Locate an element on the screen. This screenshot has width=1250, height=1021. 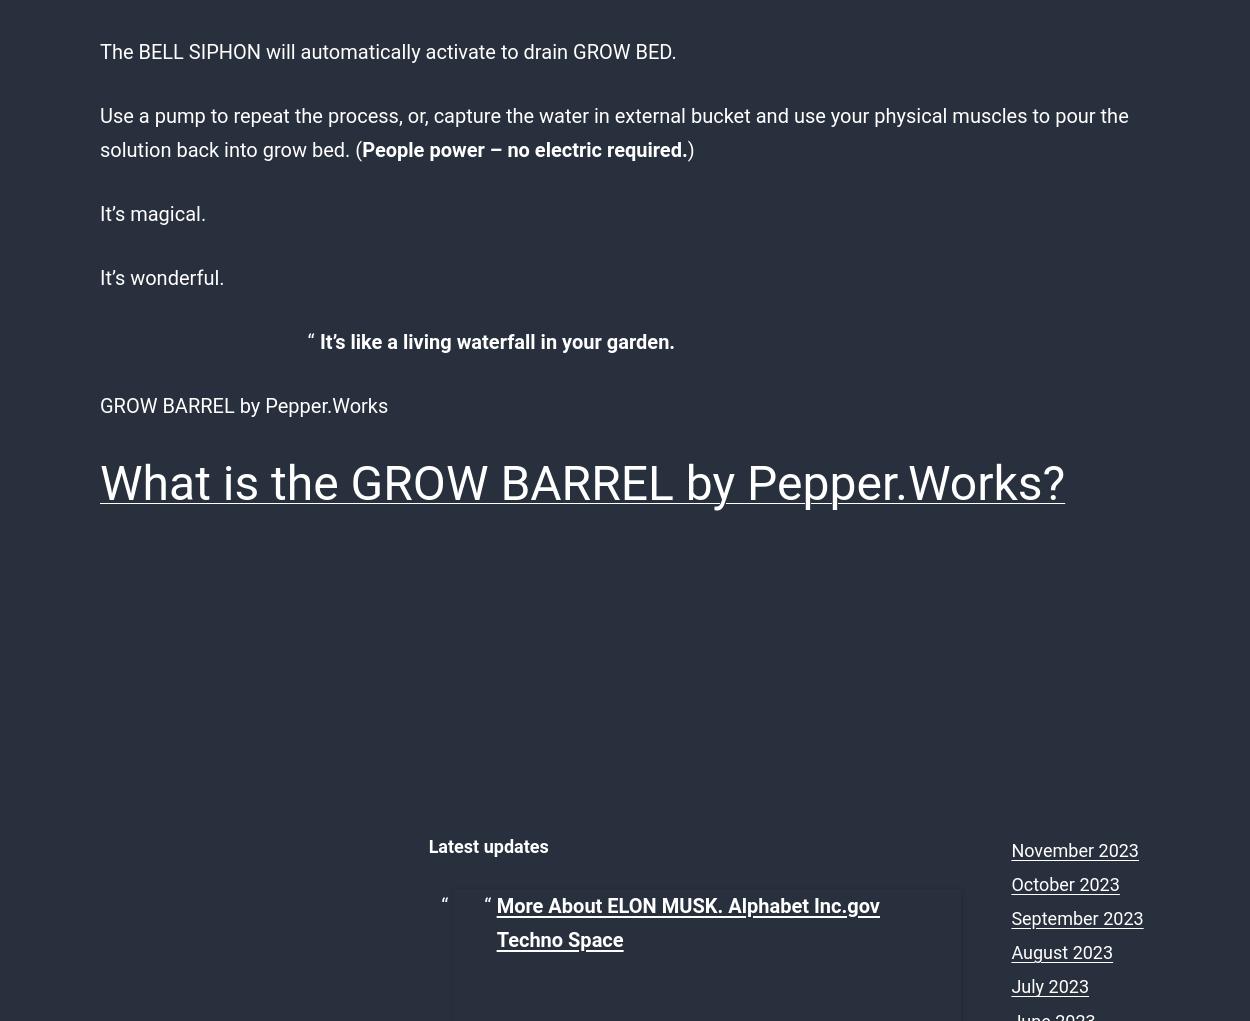
'GROW BARREL by Pepper.Works' is located at coordinates (99, 404).